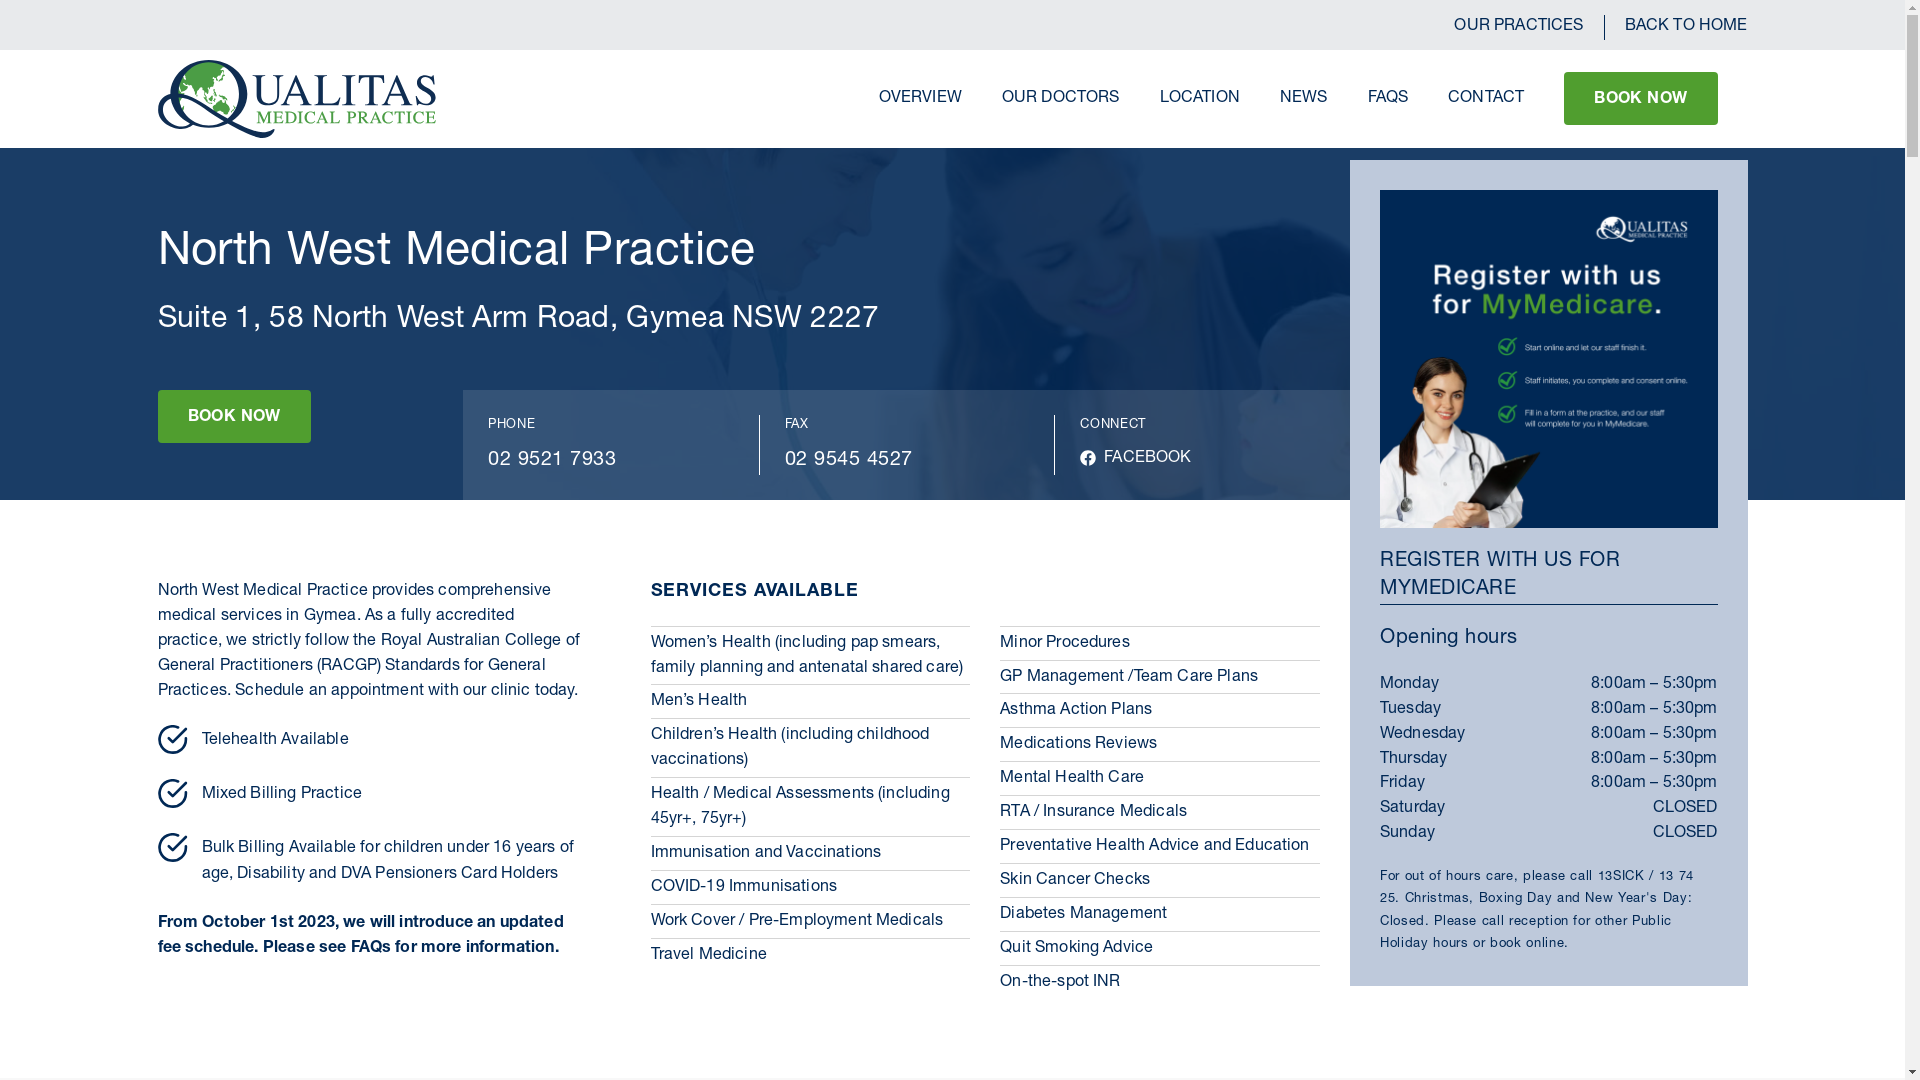  Describe the element at coordinates (1059, 99) in the screenshot. I see `'OUR DOCTORS'` at that location.